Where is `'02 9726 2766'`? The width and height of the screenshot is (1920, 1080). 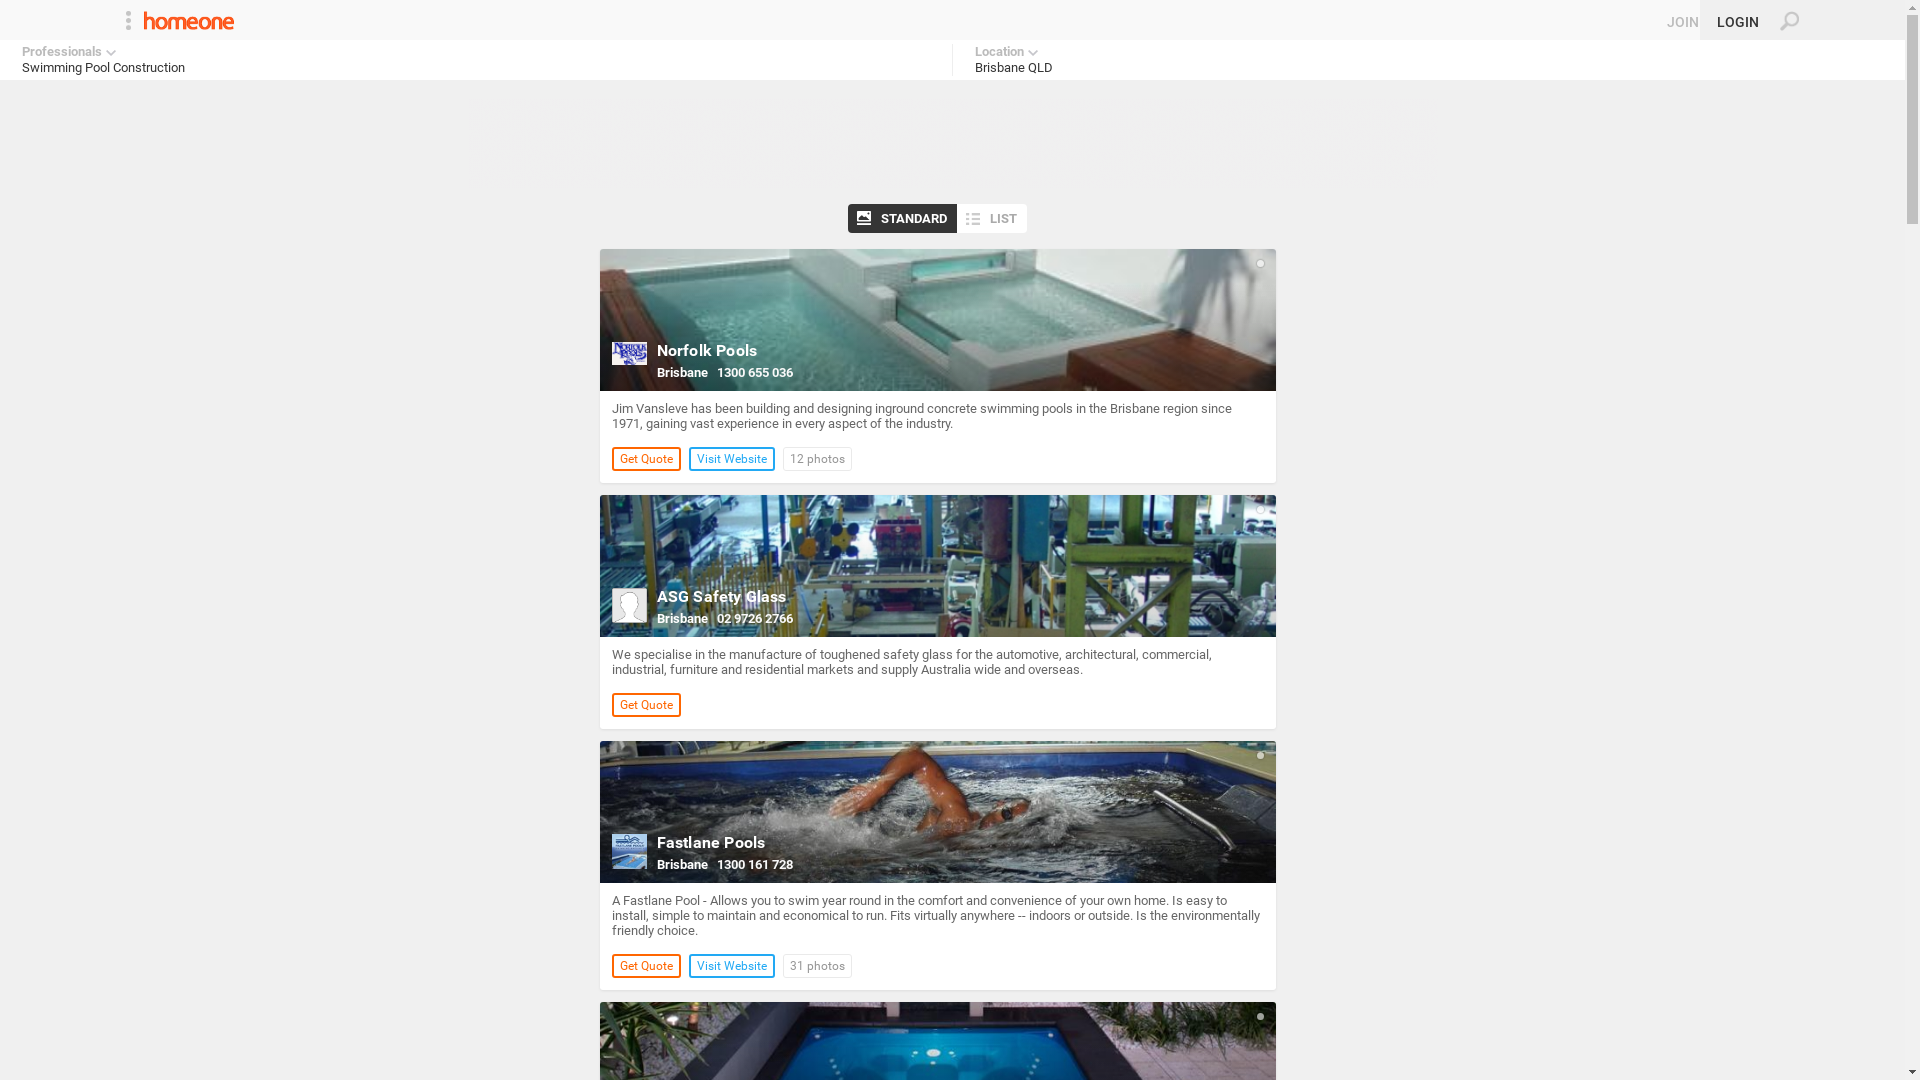 '02 9726 2766' is located at coordinates (752, 617).